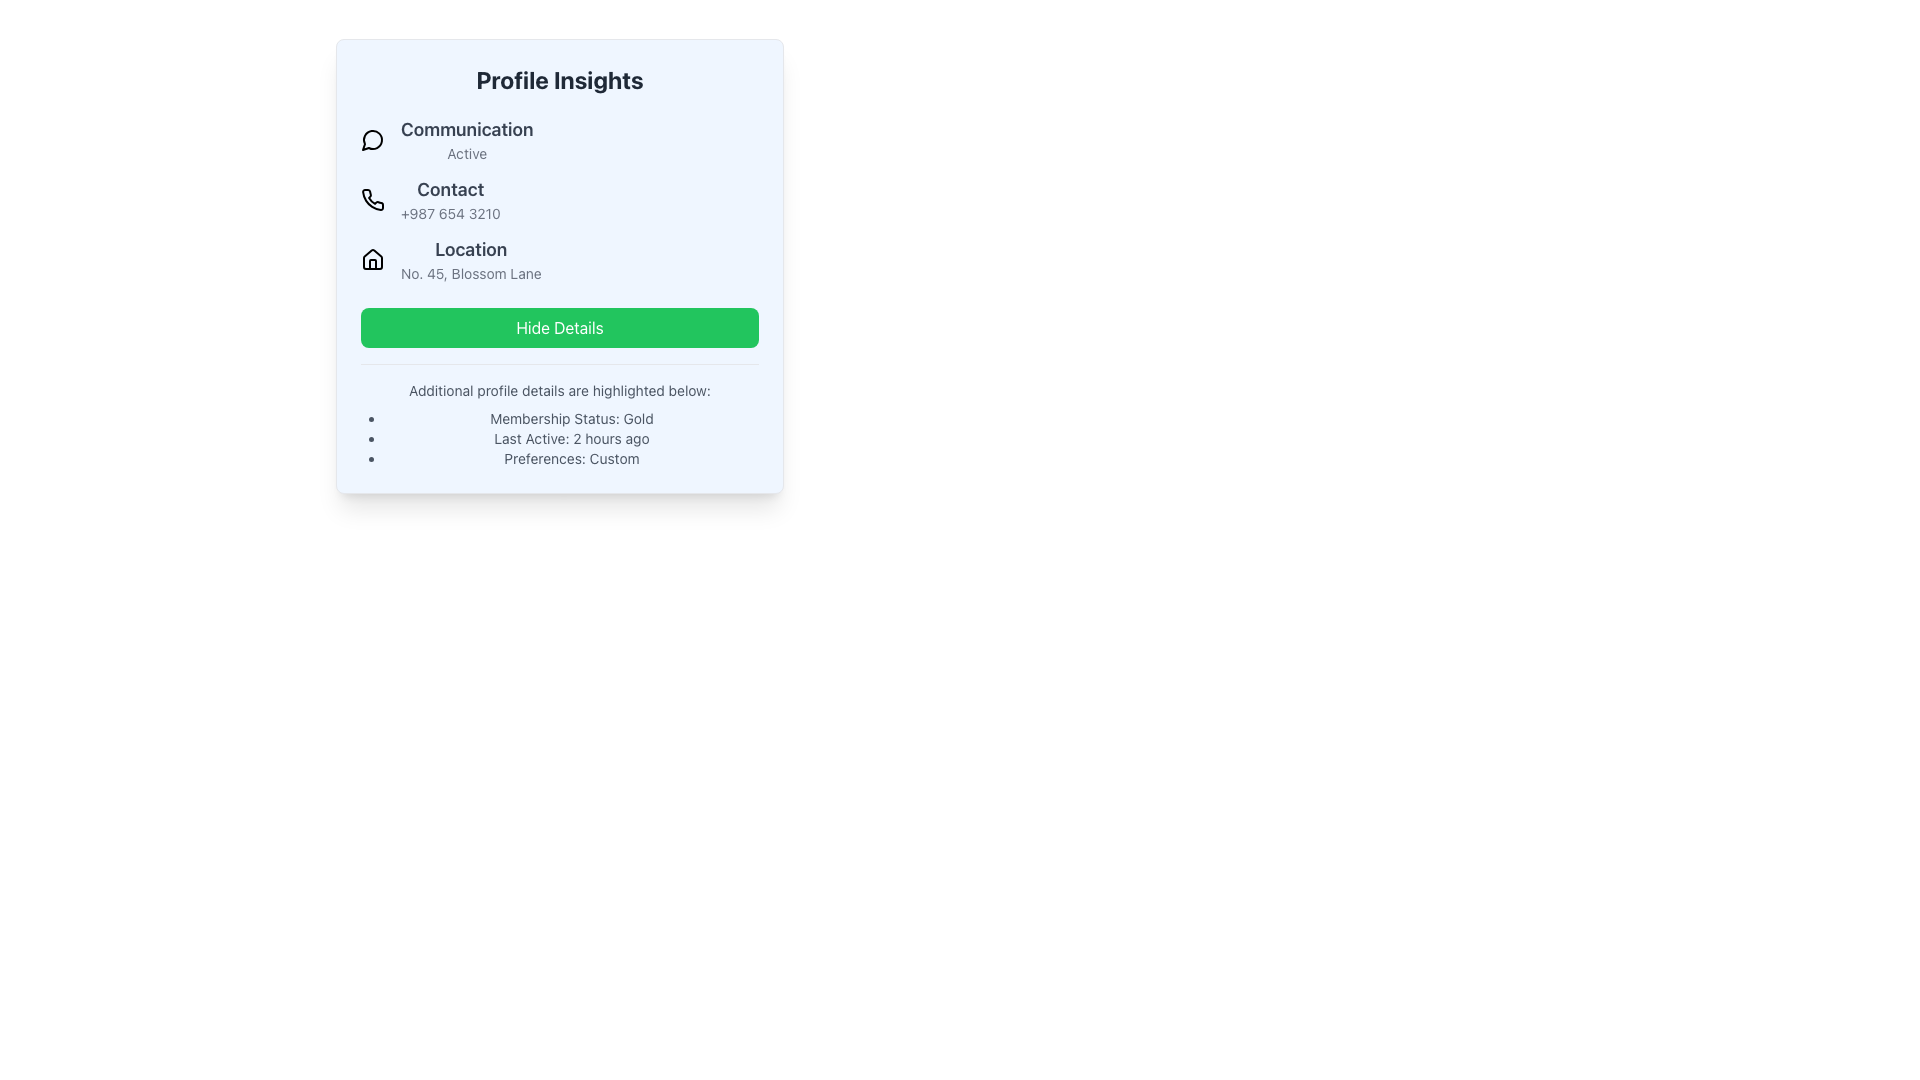 The image size is (1920, 1080). I want to click on the header text element that serves as a category or section title, located above the secondary text 'Active', so click(466, 130).